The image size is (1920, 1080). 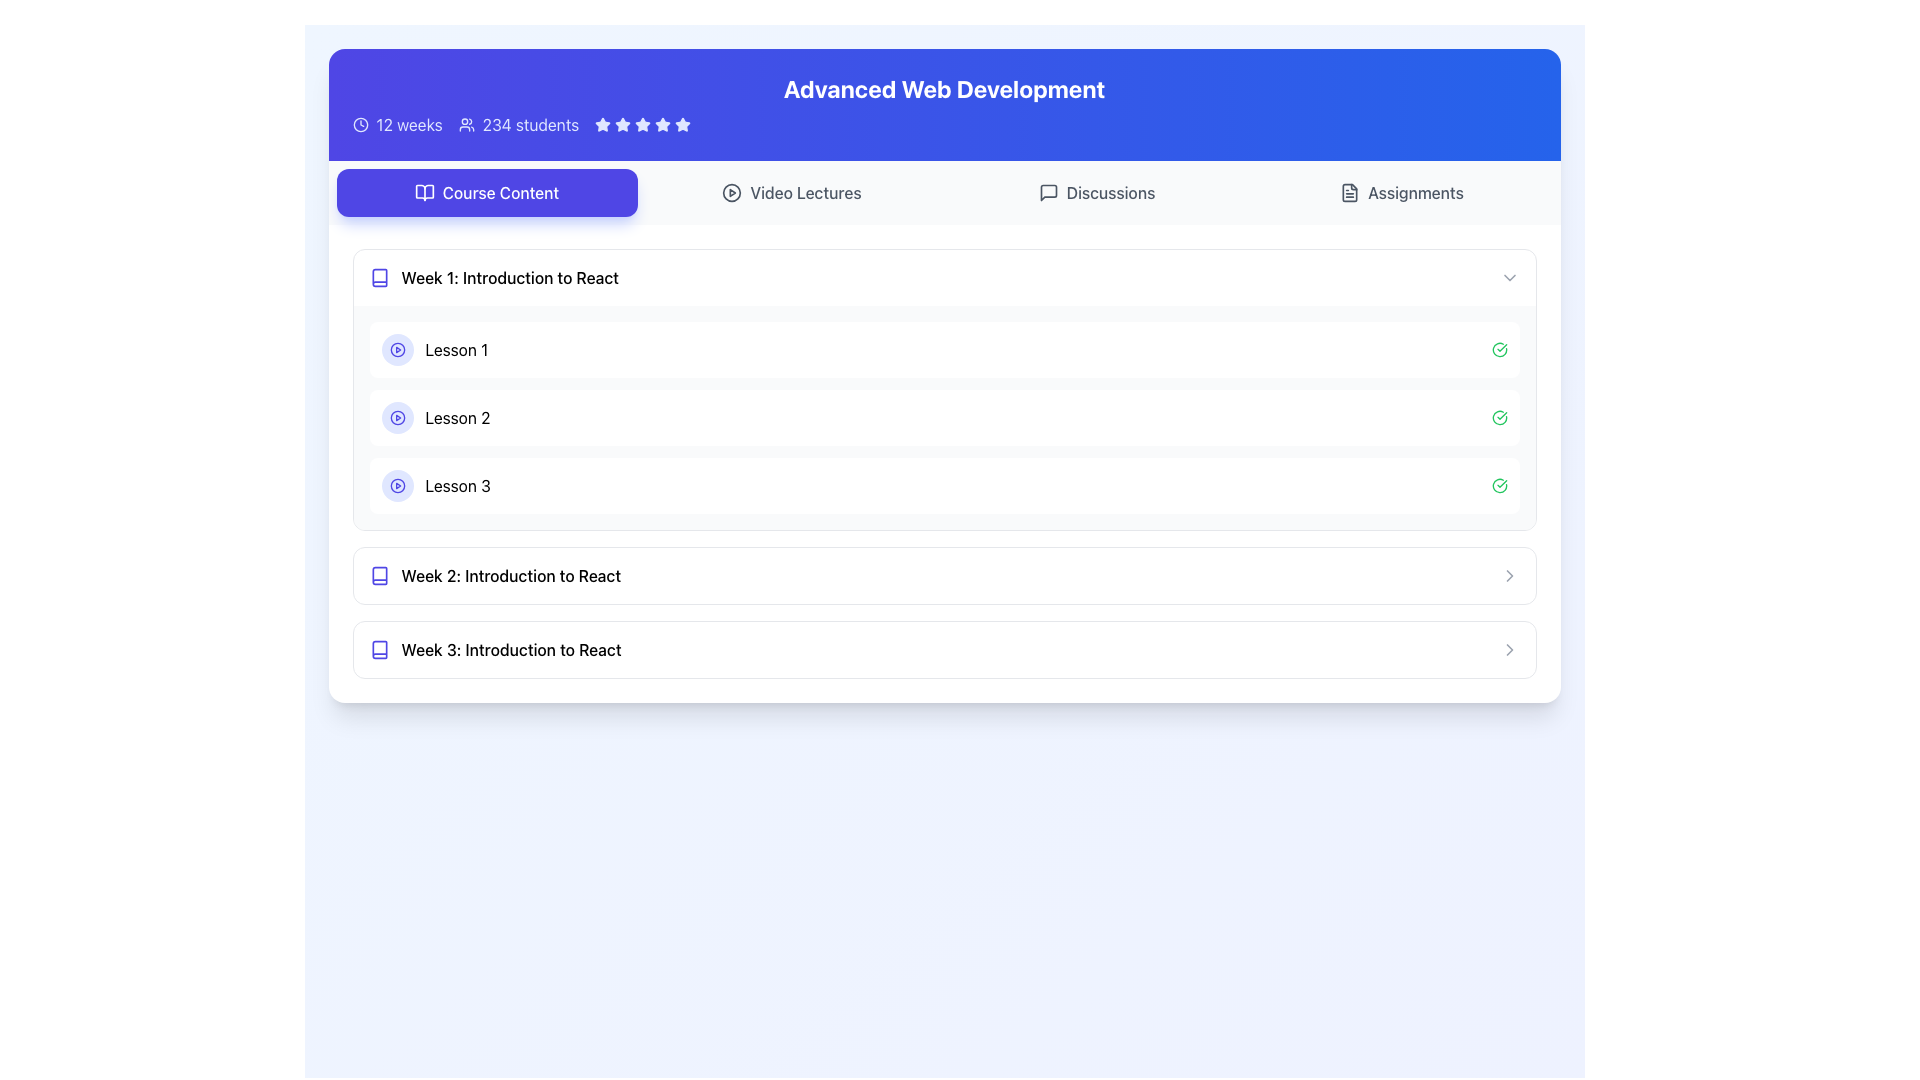 What do you see at coordinates (1499, 349) in the screenshot?
I see `the status indicator icon for 'Lesson 1' in the 'Week 1: Introduction to React' section to confirm completion` at bounding box center [1499, 349].